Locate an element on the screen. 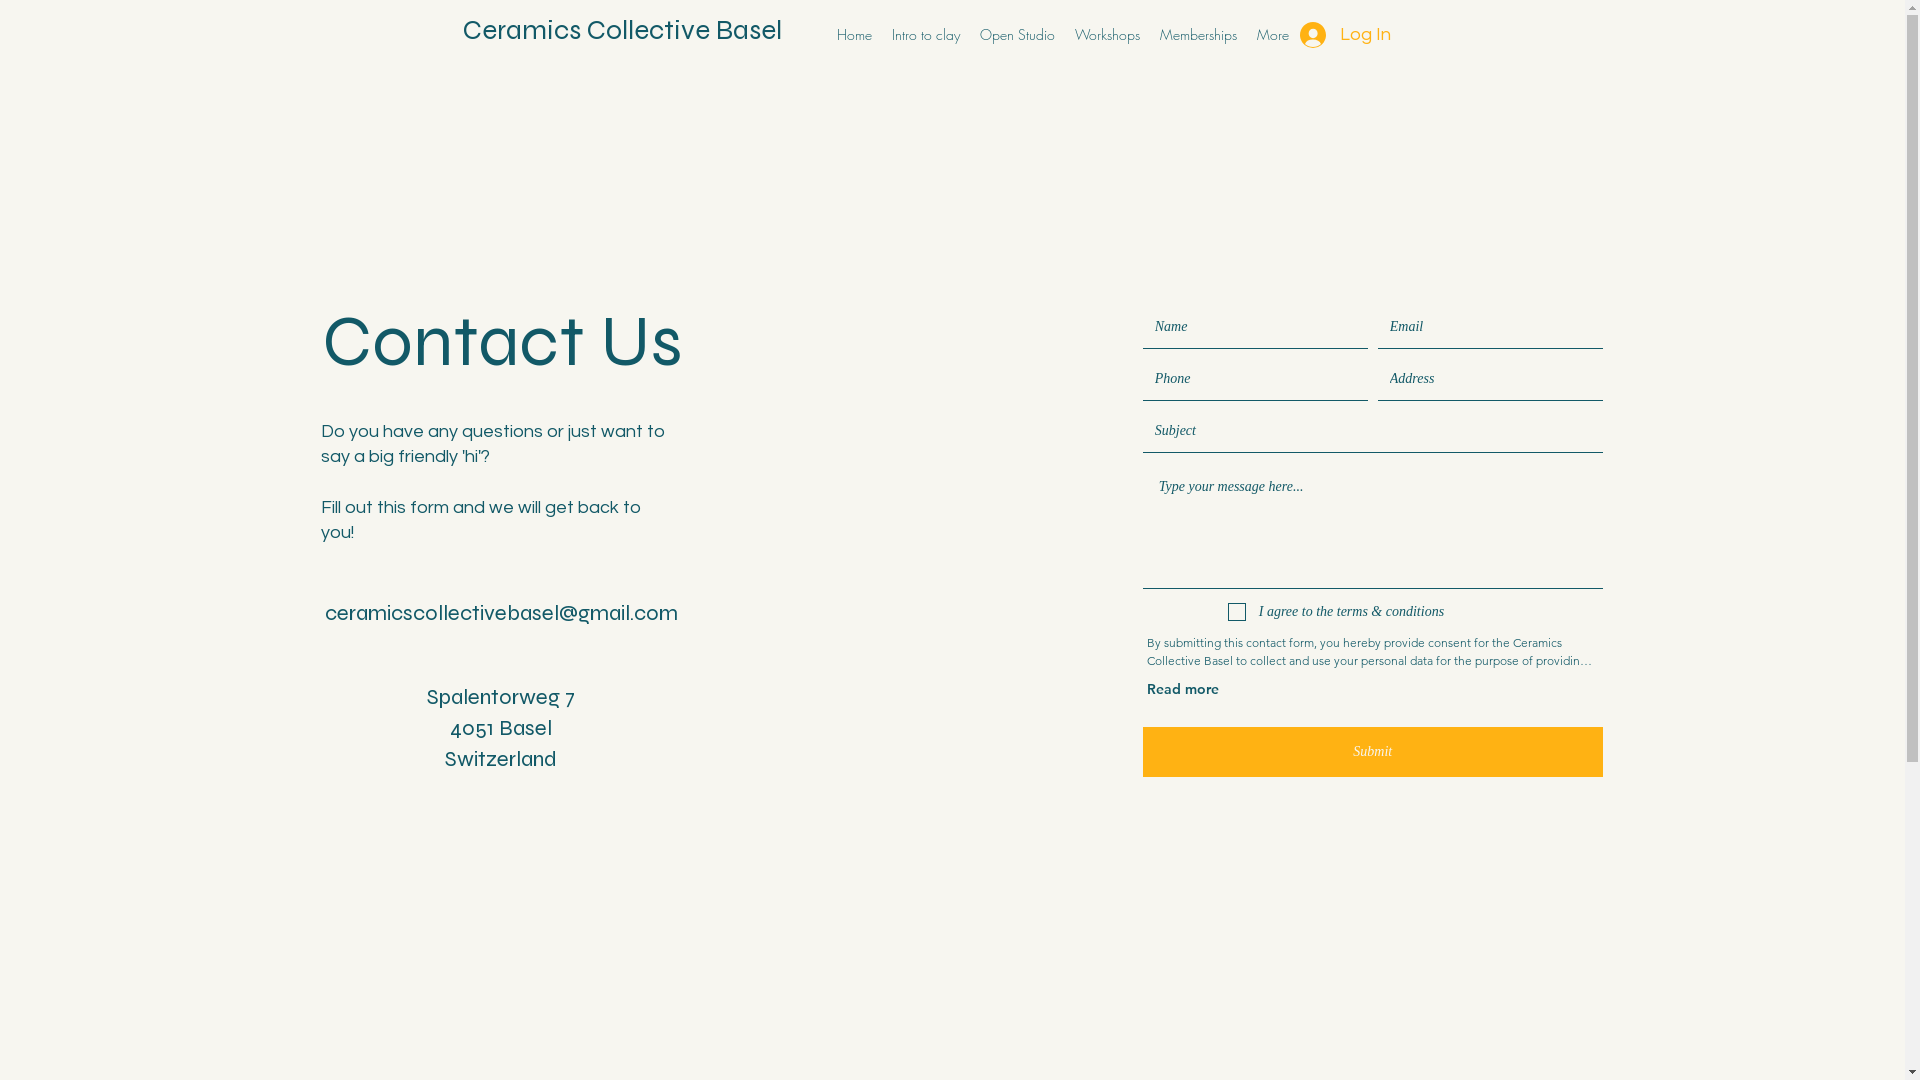  'Open Studio' is located at coordinates (1017, 34).